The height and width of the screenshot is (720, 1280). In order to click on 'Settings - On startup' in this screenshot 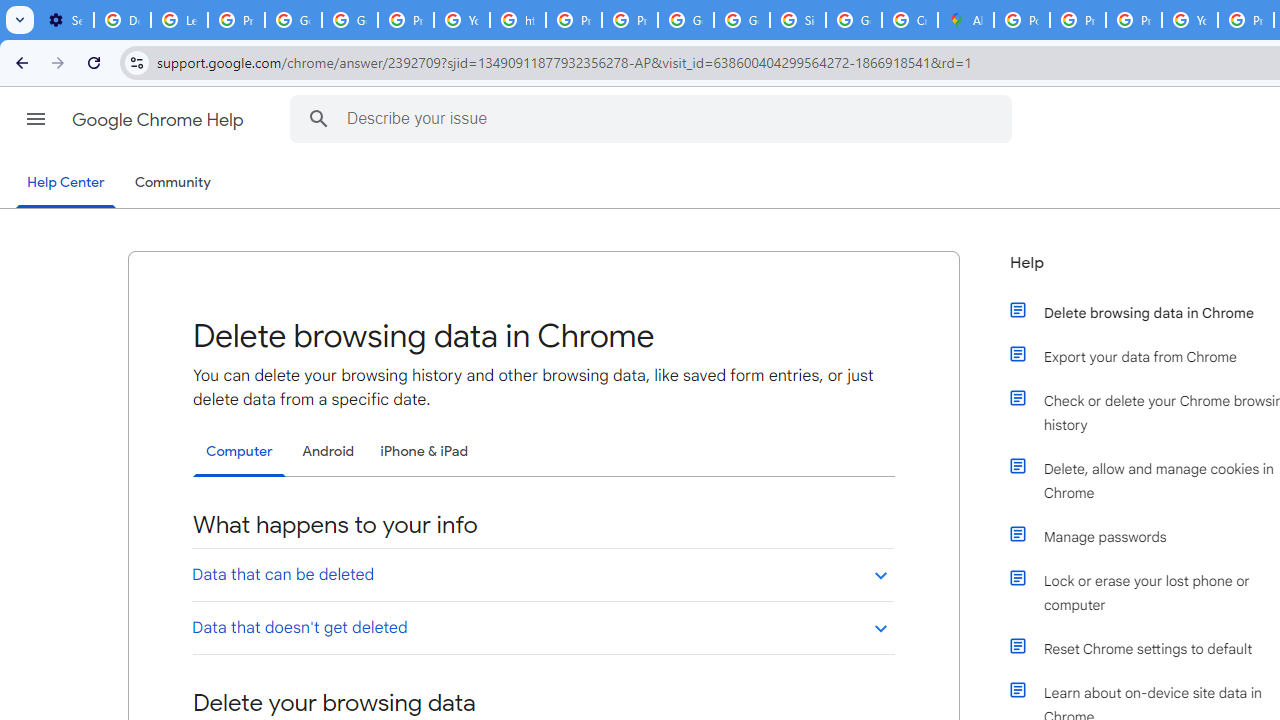, I will do `click(65, 20)`.